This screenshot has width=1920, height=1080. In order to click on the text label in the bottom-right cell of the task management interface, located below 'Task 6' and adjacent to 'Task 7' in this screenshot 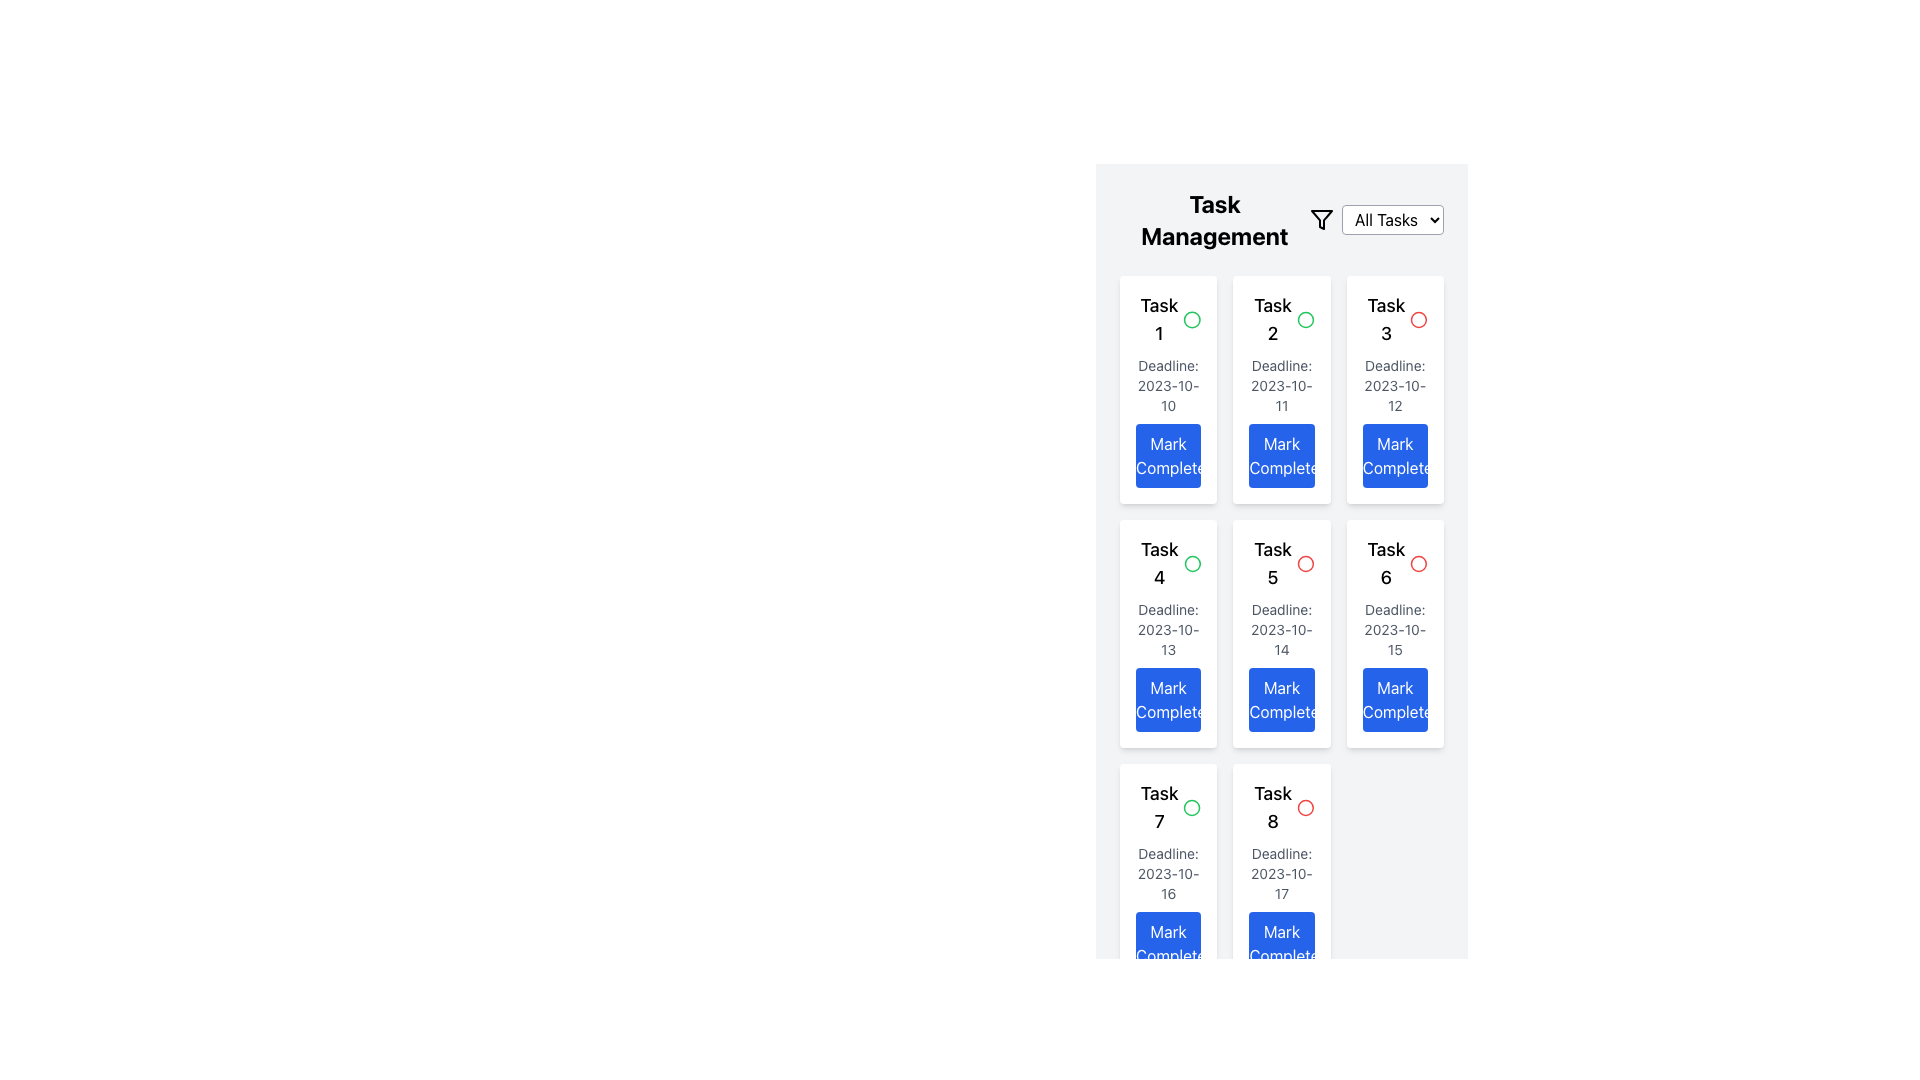, I will do `click(1272, 806)`.